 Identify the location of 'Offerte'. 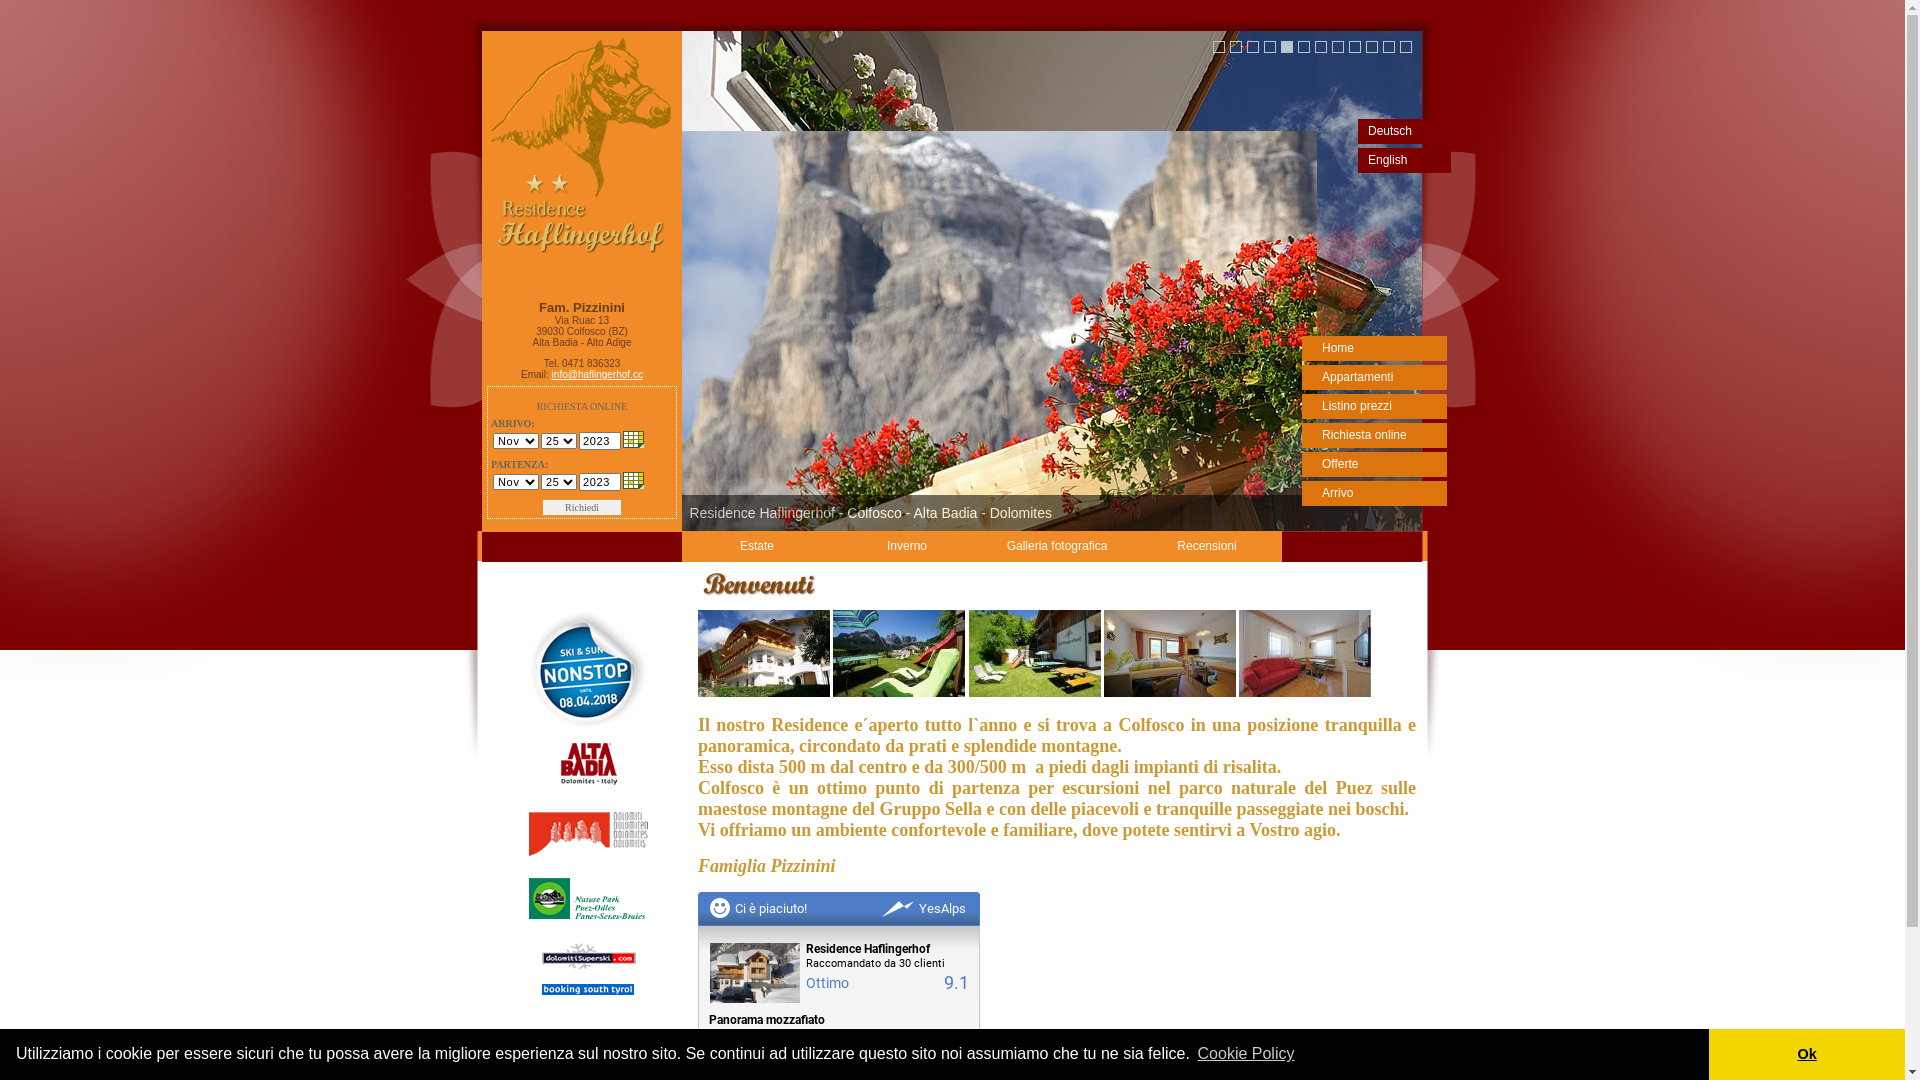
(1301, 464).